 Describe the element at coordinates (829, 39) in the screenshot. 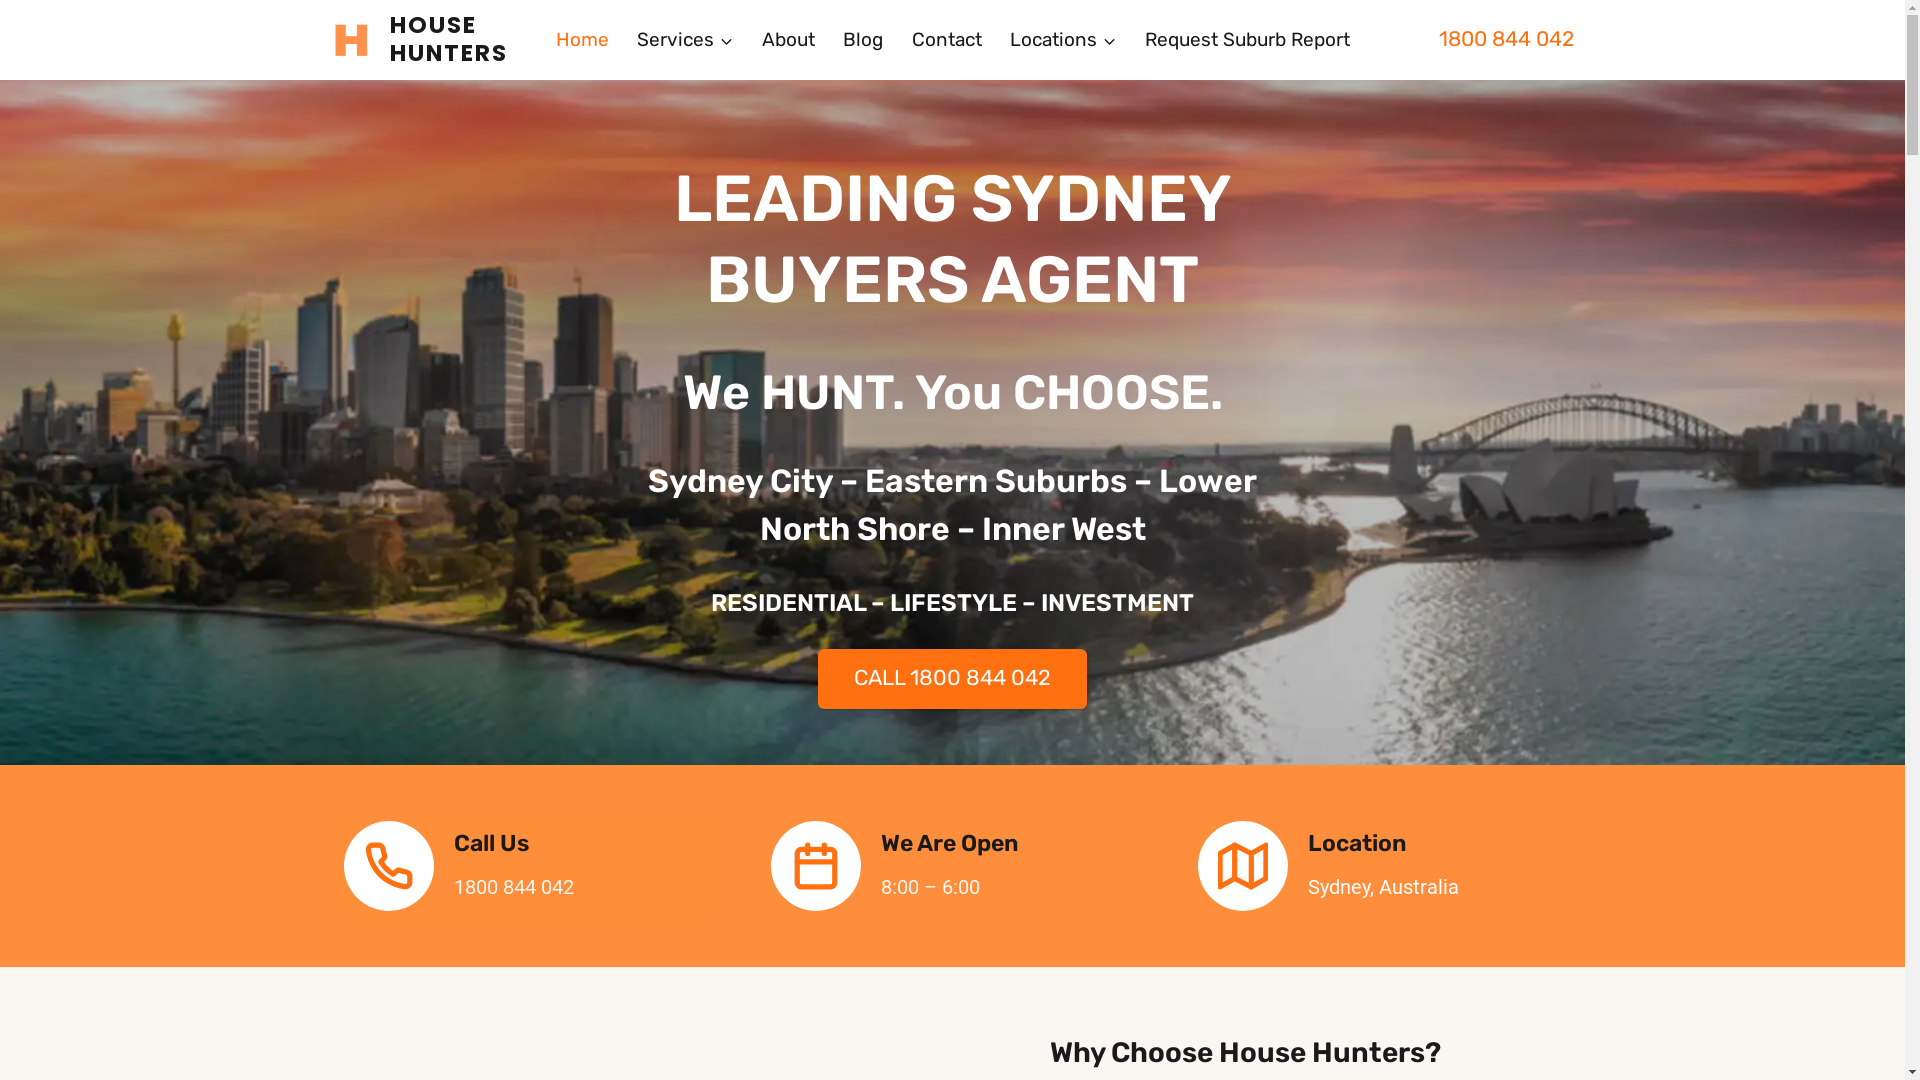

I see `'Blog'` at that location.